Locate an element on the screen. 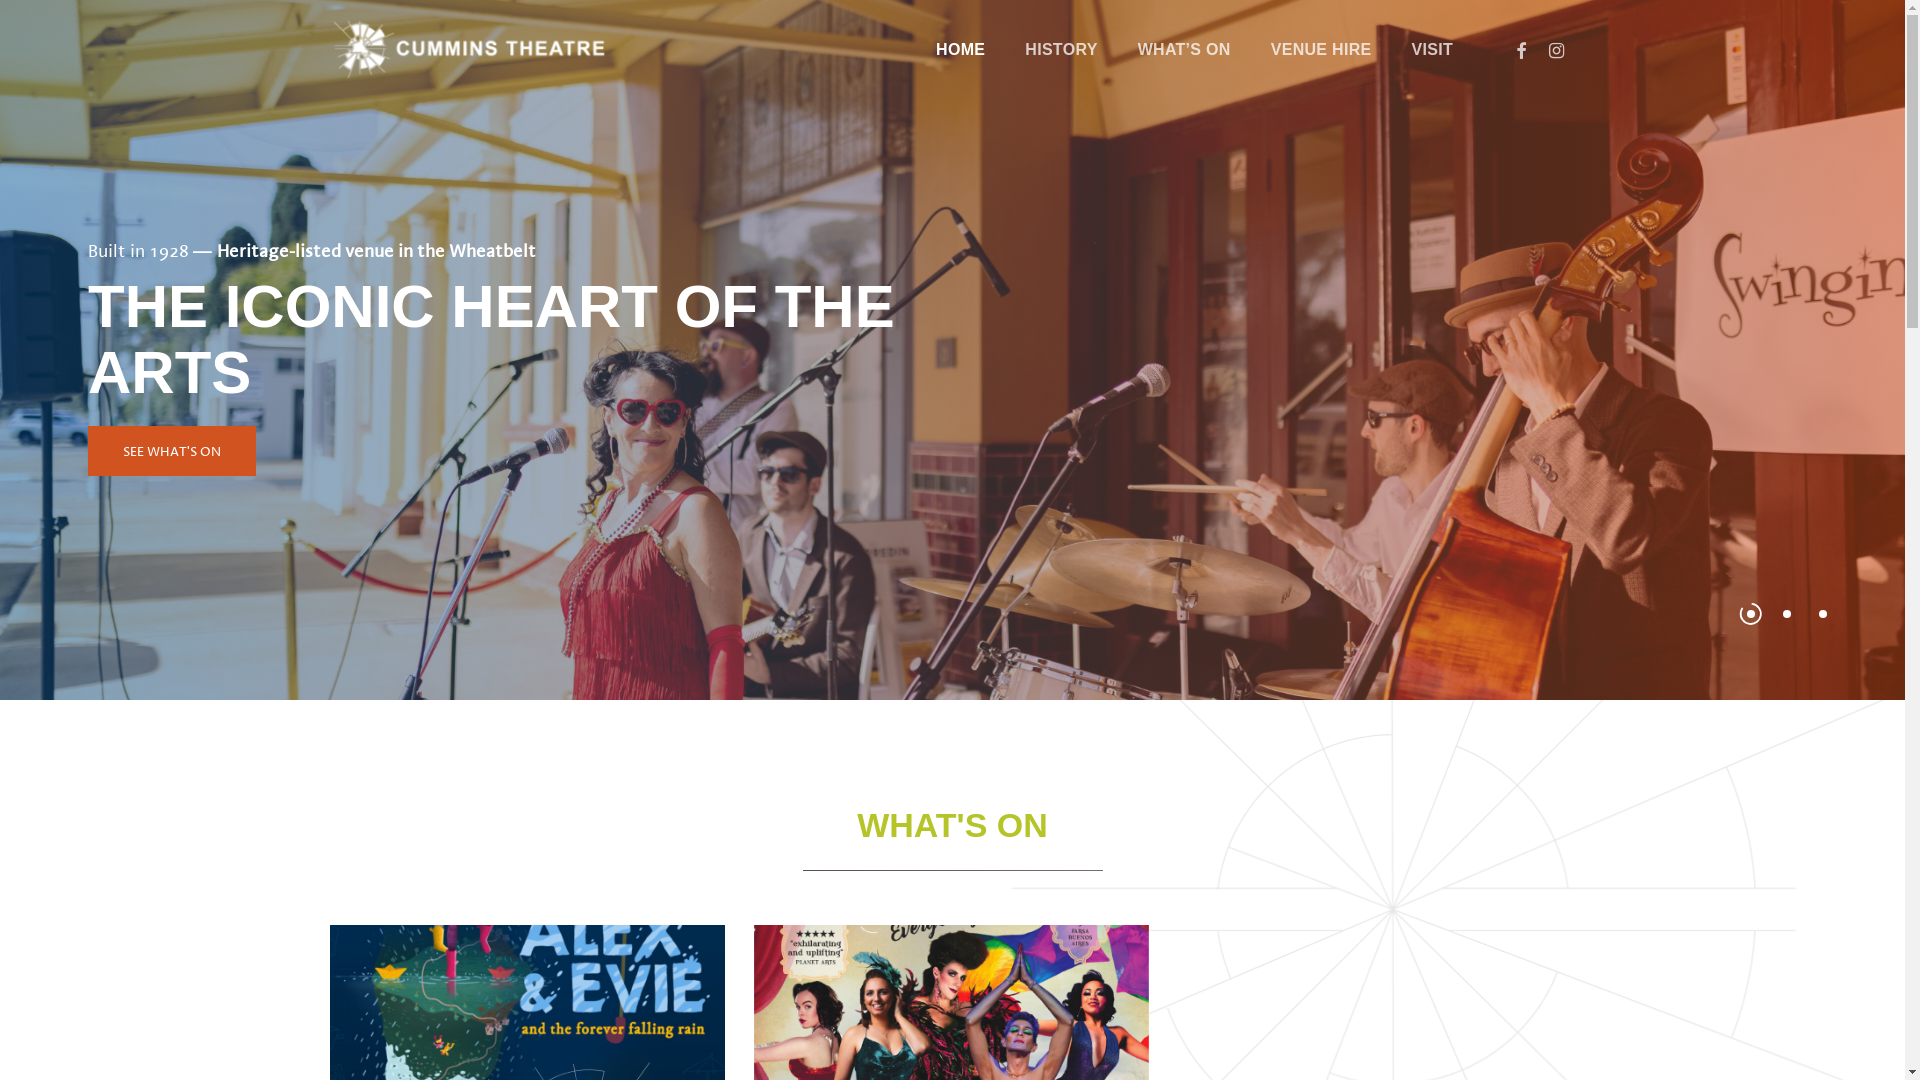 The width and height of the screenshot is (1920, 1080). 'FACEBOOK' is located at coordinates (1520, 49).